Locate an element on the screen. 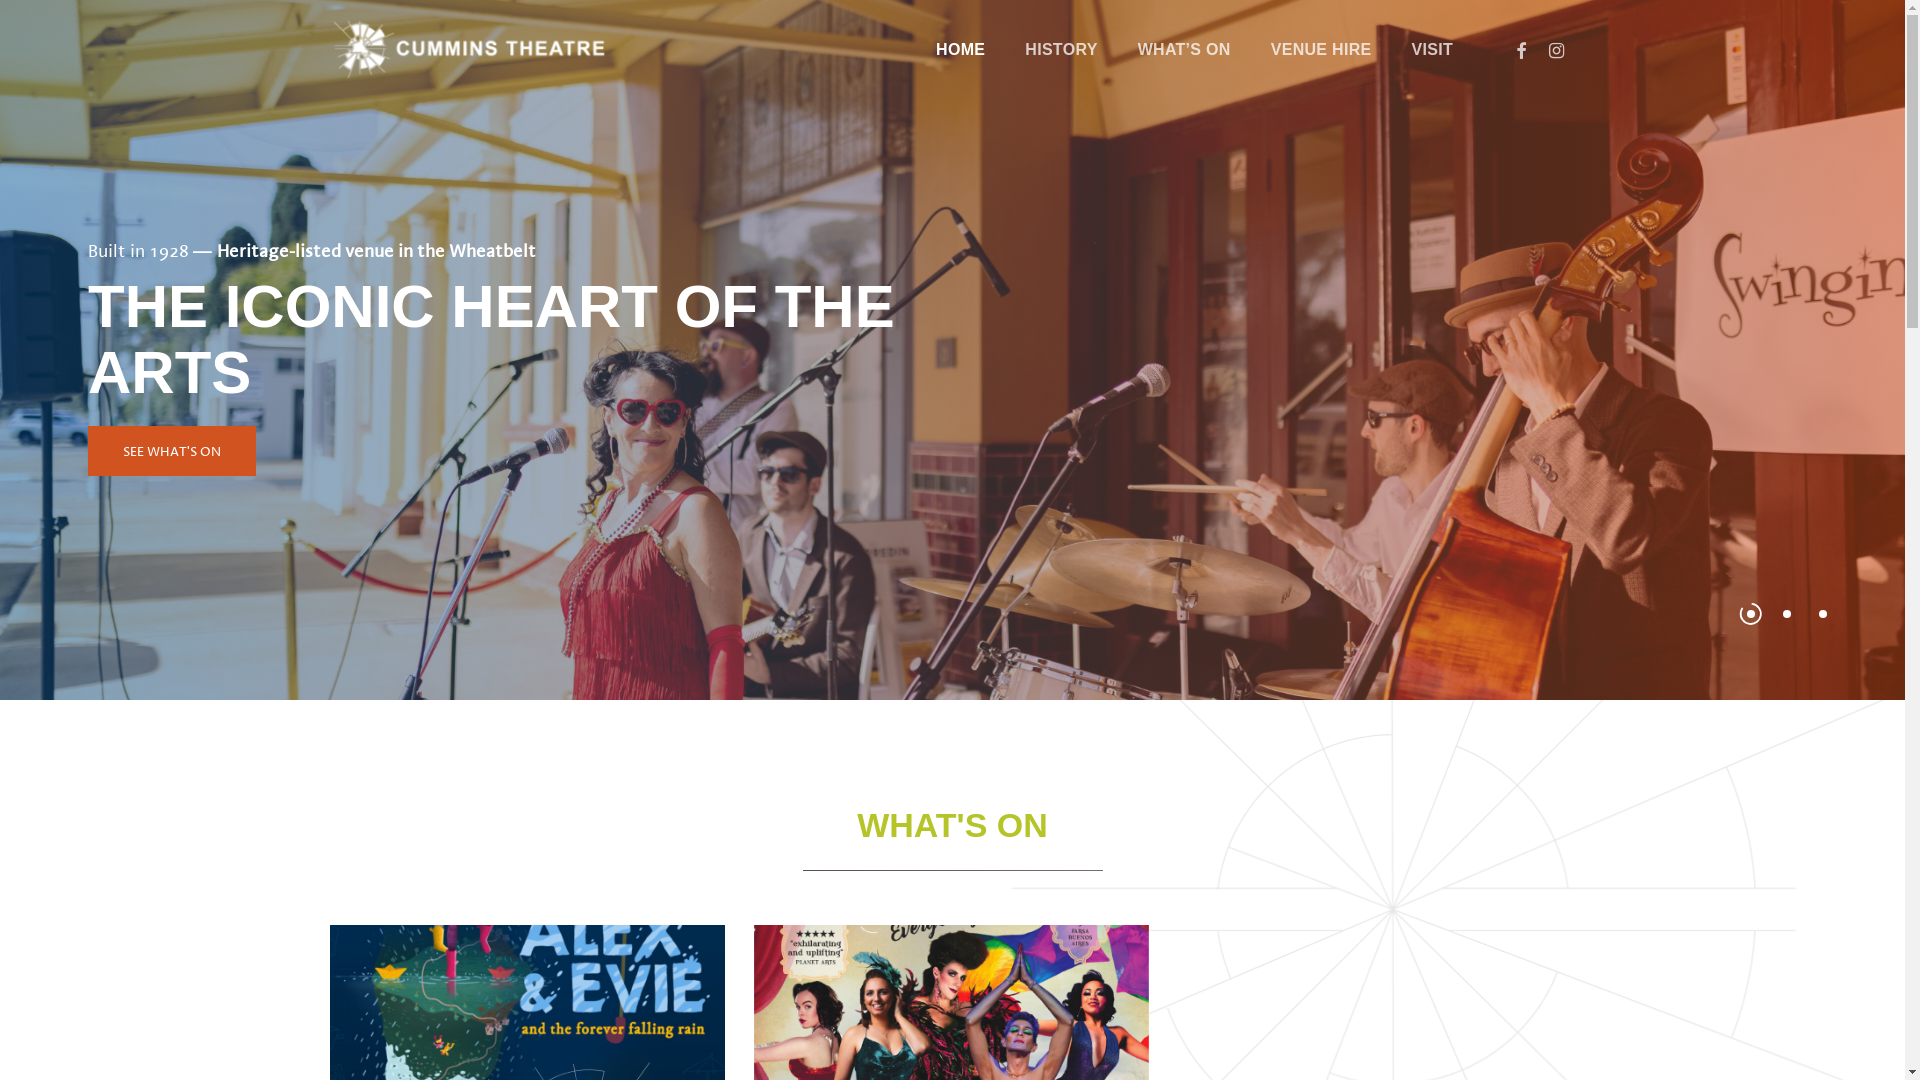 The width and height of the screenshot is (1920, 1080). 'FACEBOOK' is located at coordinates (1520, 49).